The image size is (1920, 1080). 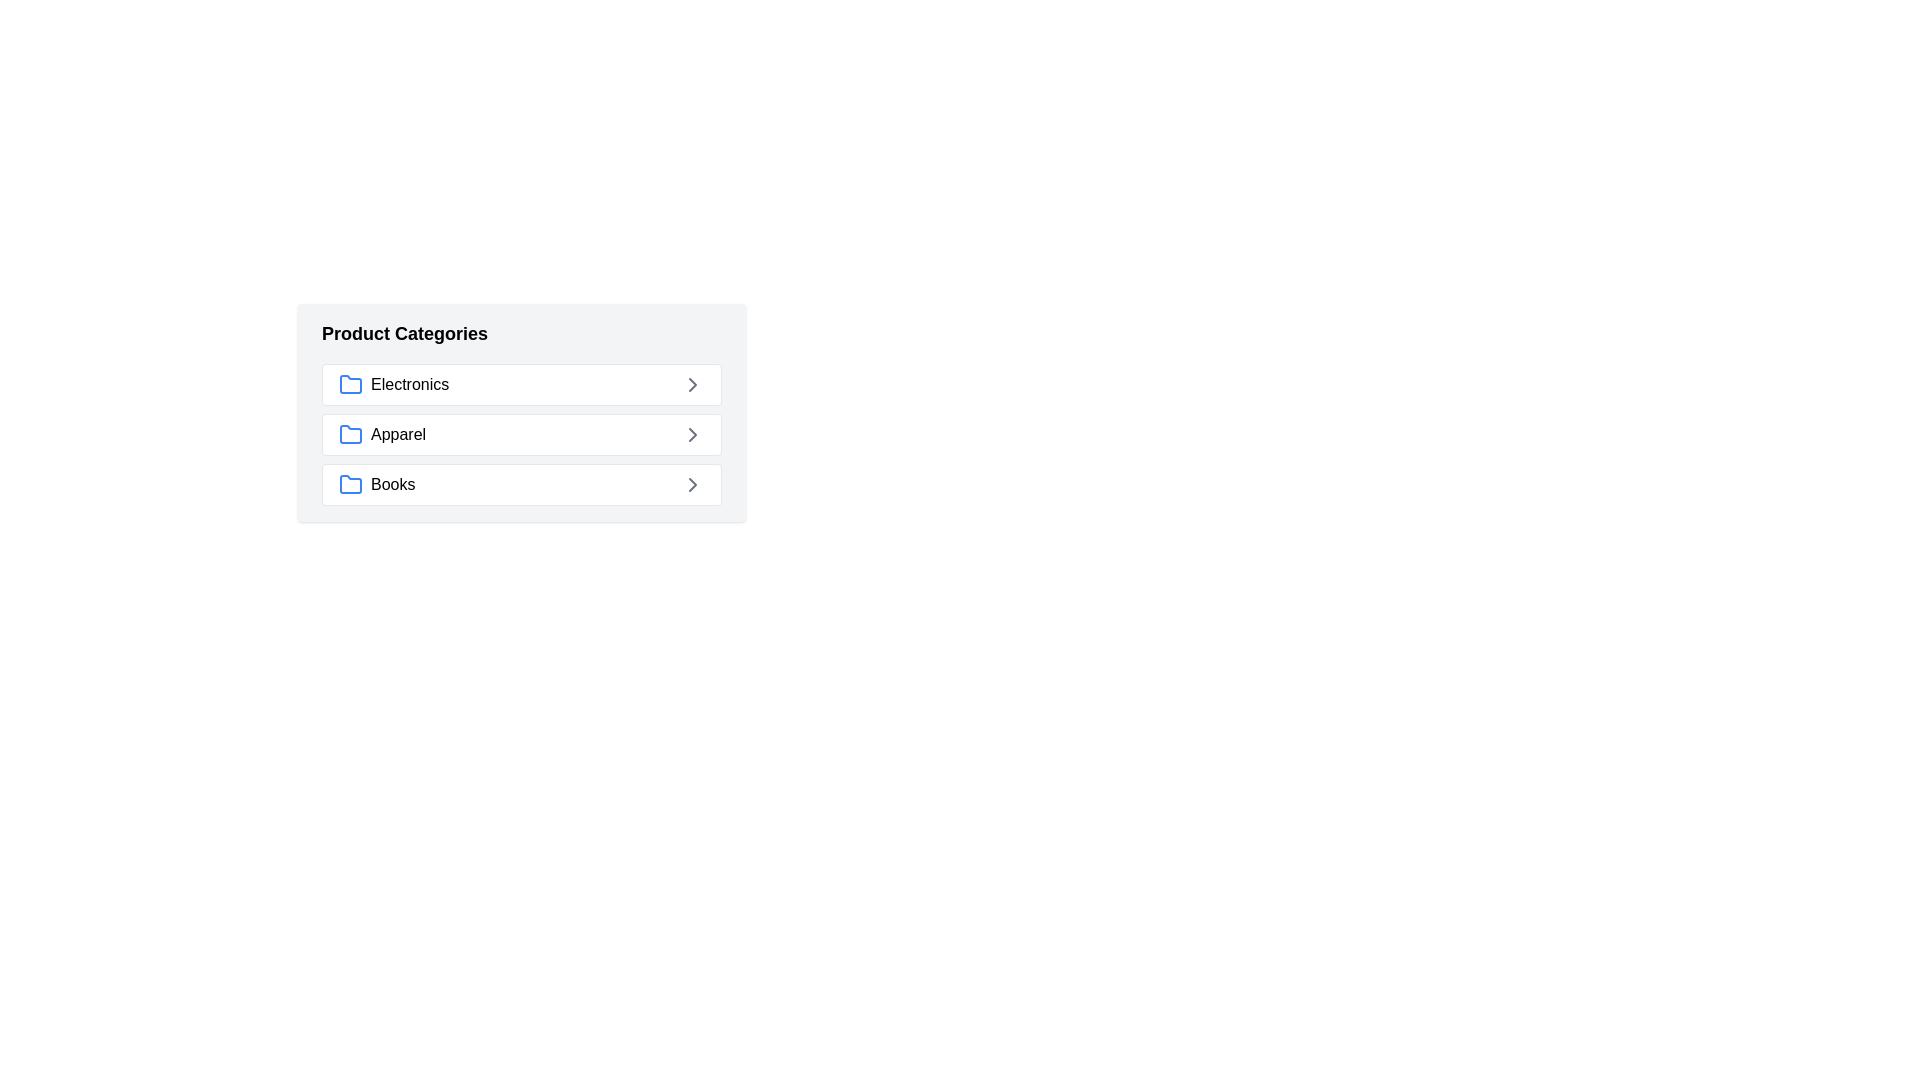 What do you see at coordinates (350, 385) in the screenshot?
I see `the 'Electronics' category icon located at the top left corner of the interface` at bounding box center [350, 385].